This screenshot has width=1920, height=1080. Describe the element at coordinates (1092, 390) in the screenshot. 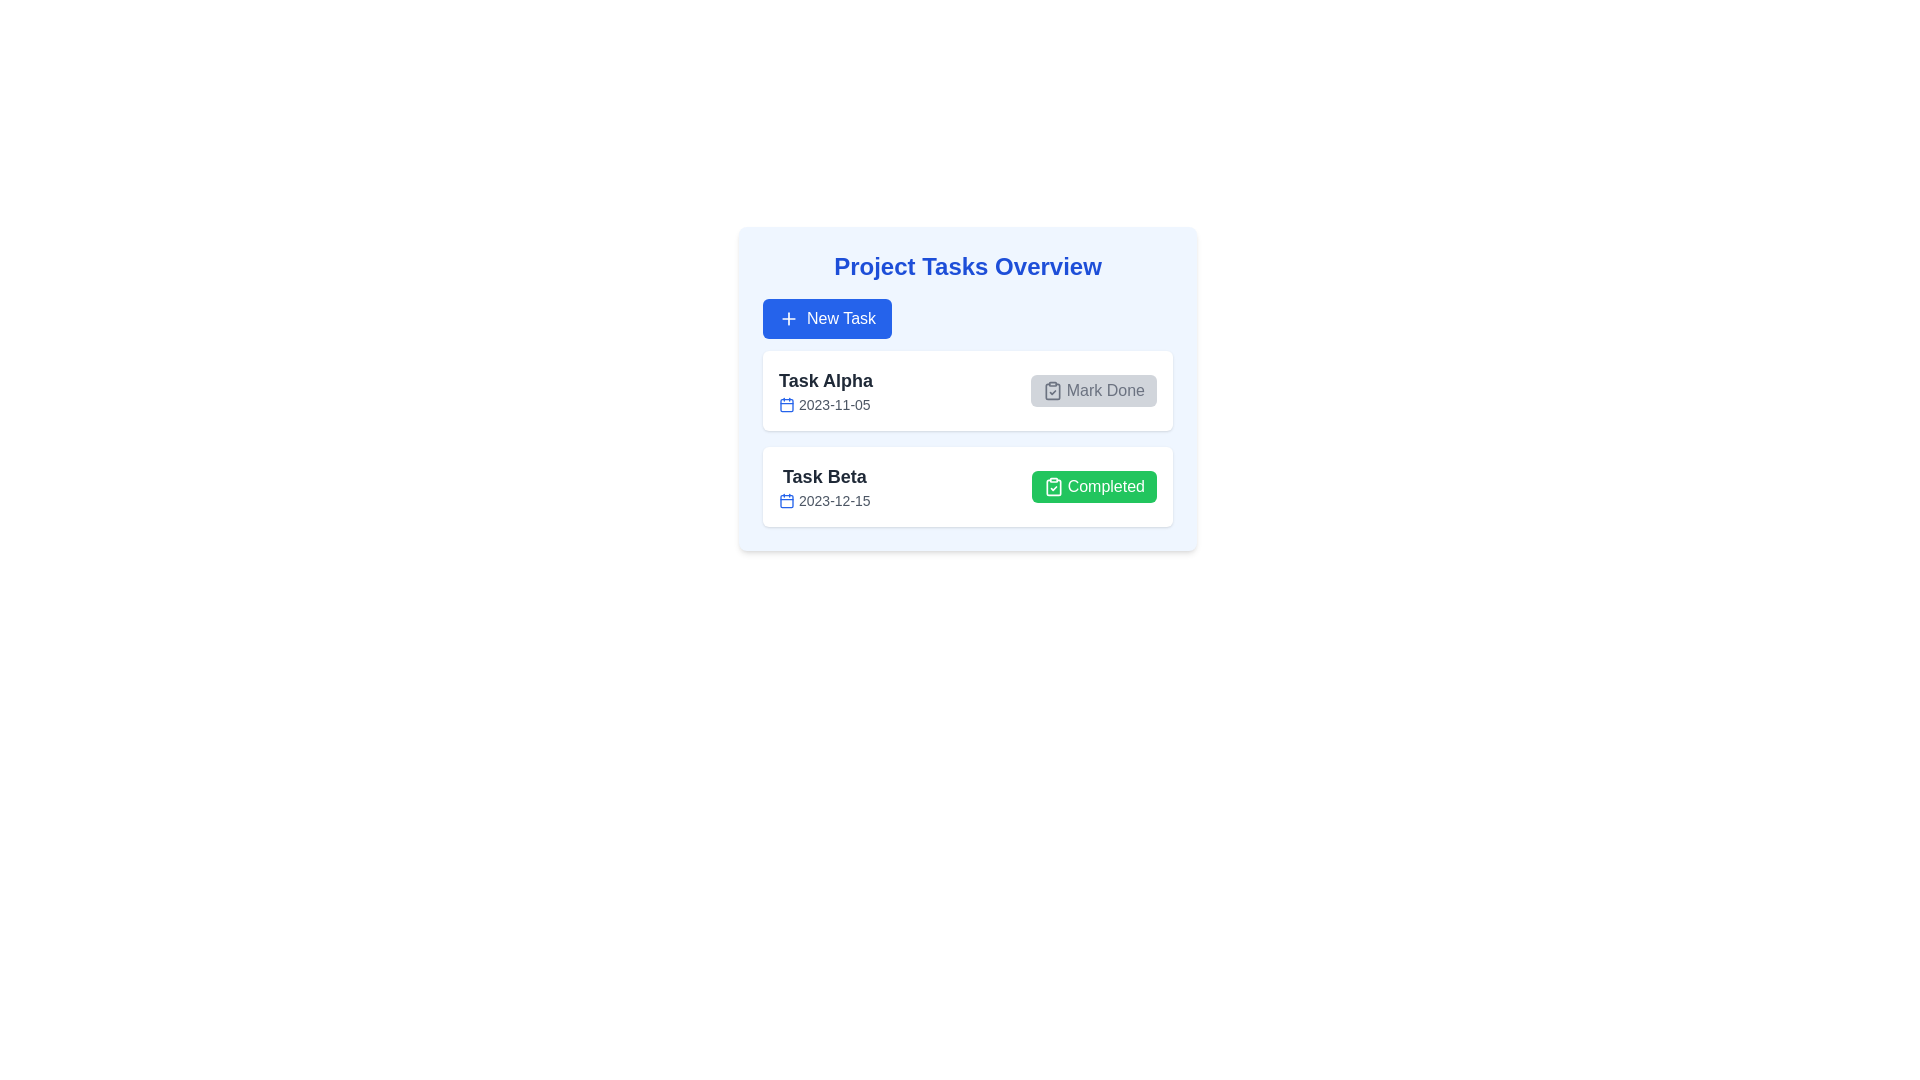

I see `the button in the top right corner of the task card labeled 'Task Alpha'` at that location.